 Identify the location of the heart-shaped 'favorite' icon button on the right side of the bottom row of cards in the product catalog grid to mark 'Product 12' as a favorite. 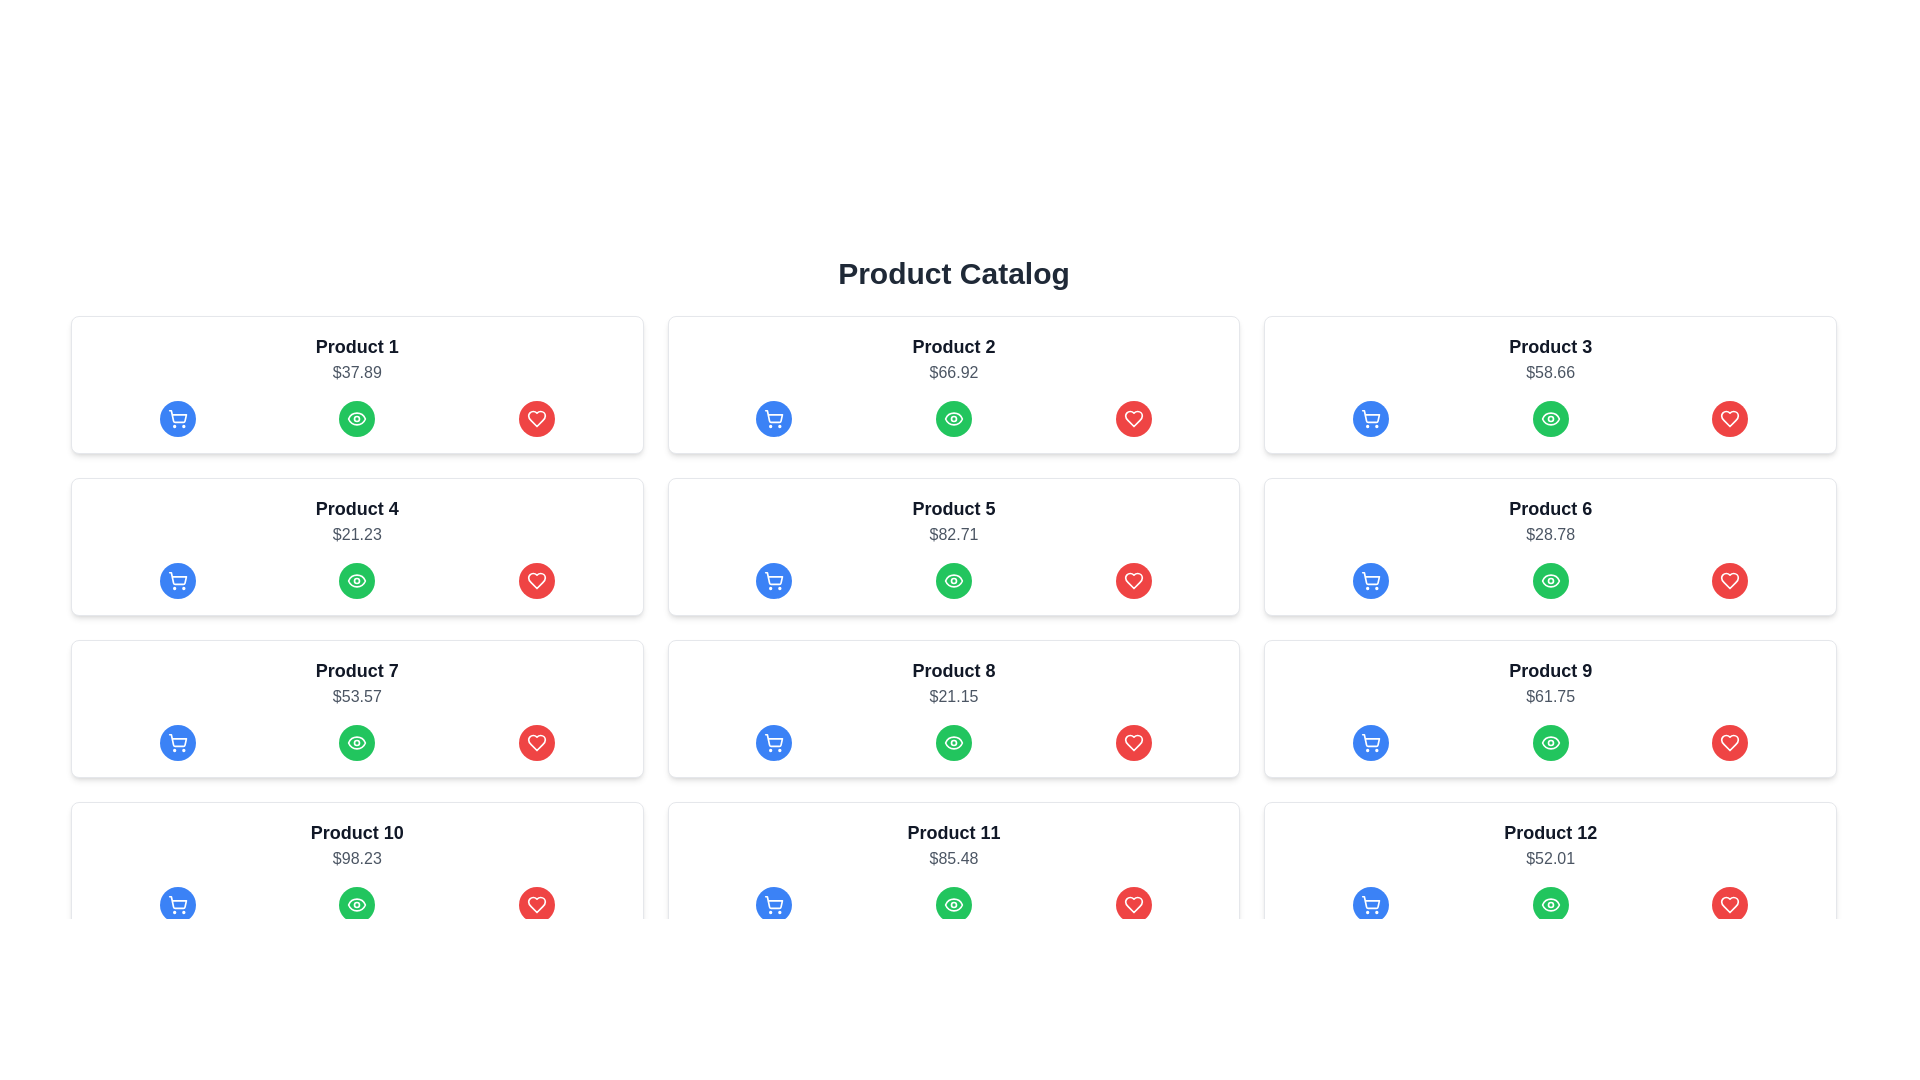
(1729, 905).